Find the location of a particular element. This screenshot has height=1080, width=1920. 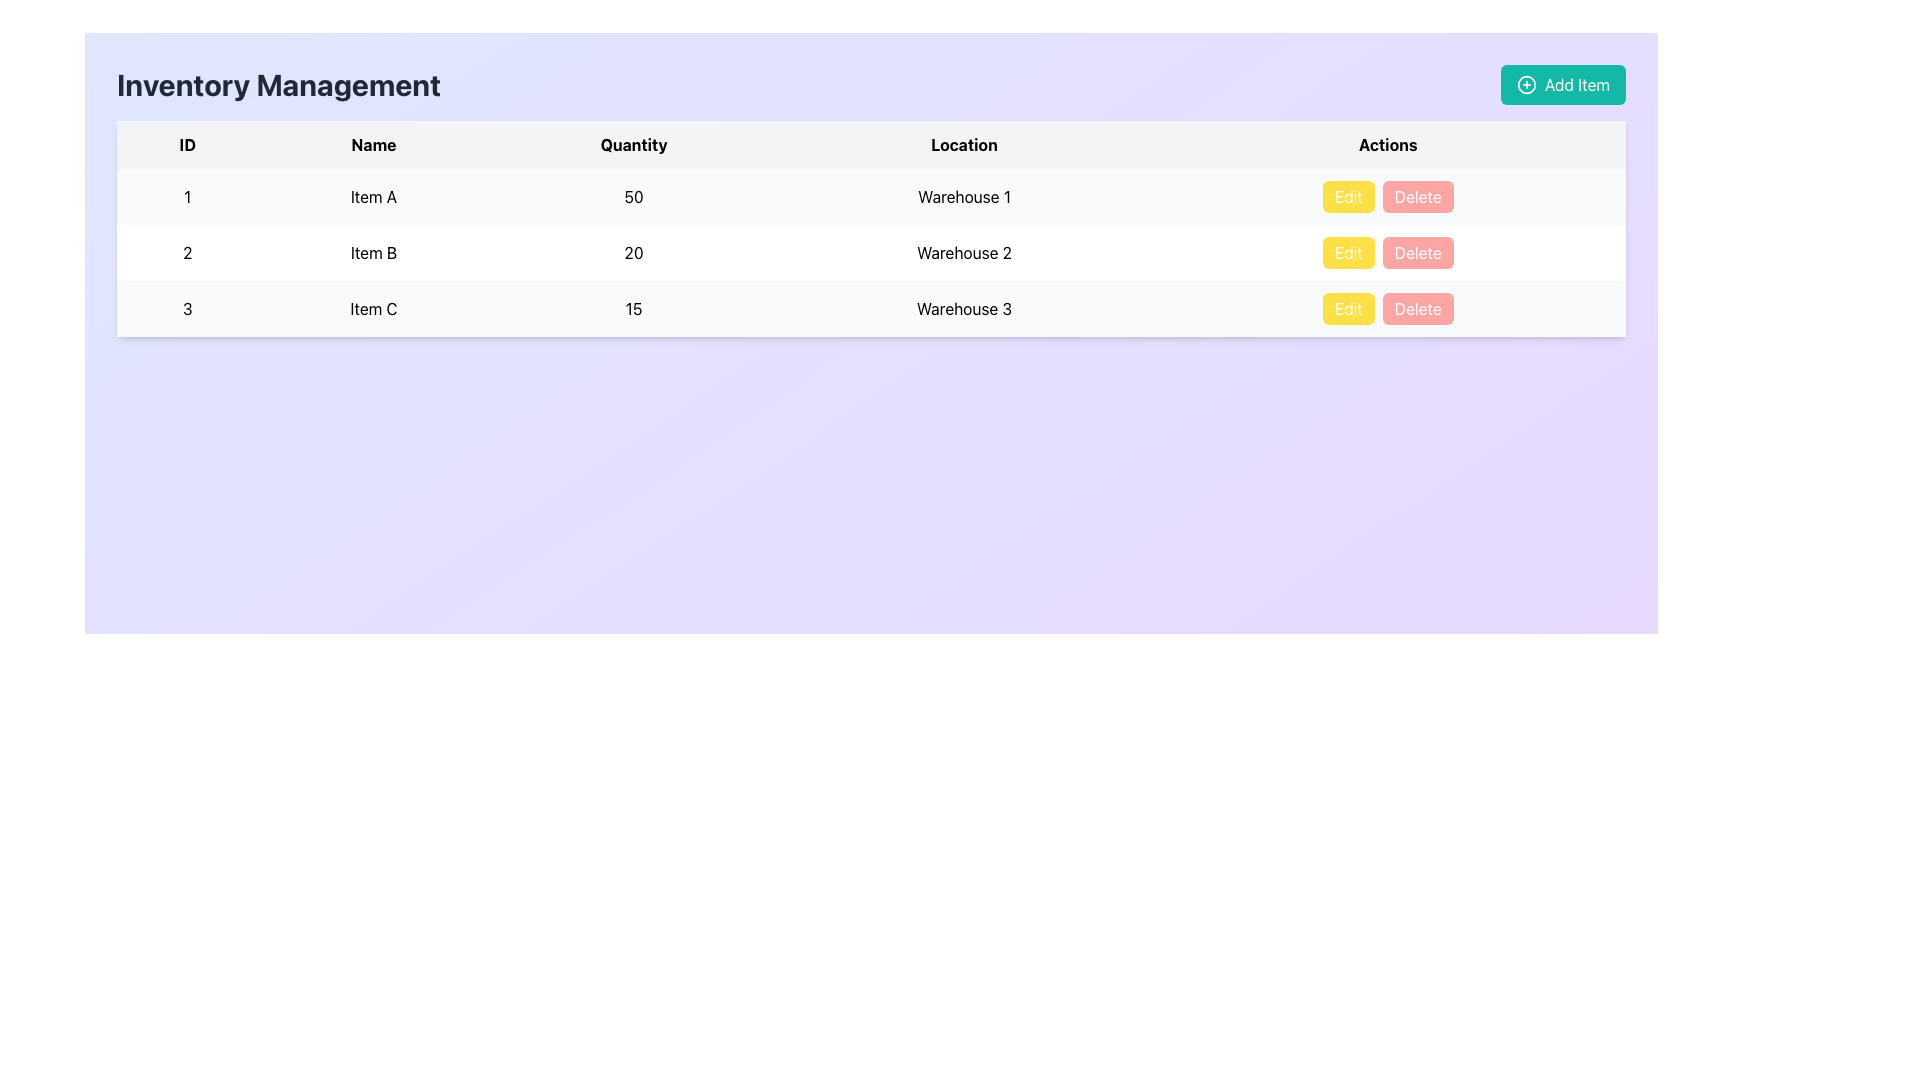

the icon located to the left of the 'Add Item' button in the top-right corner of the interface is located at coordinates (1525, 83).